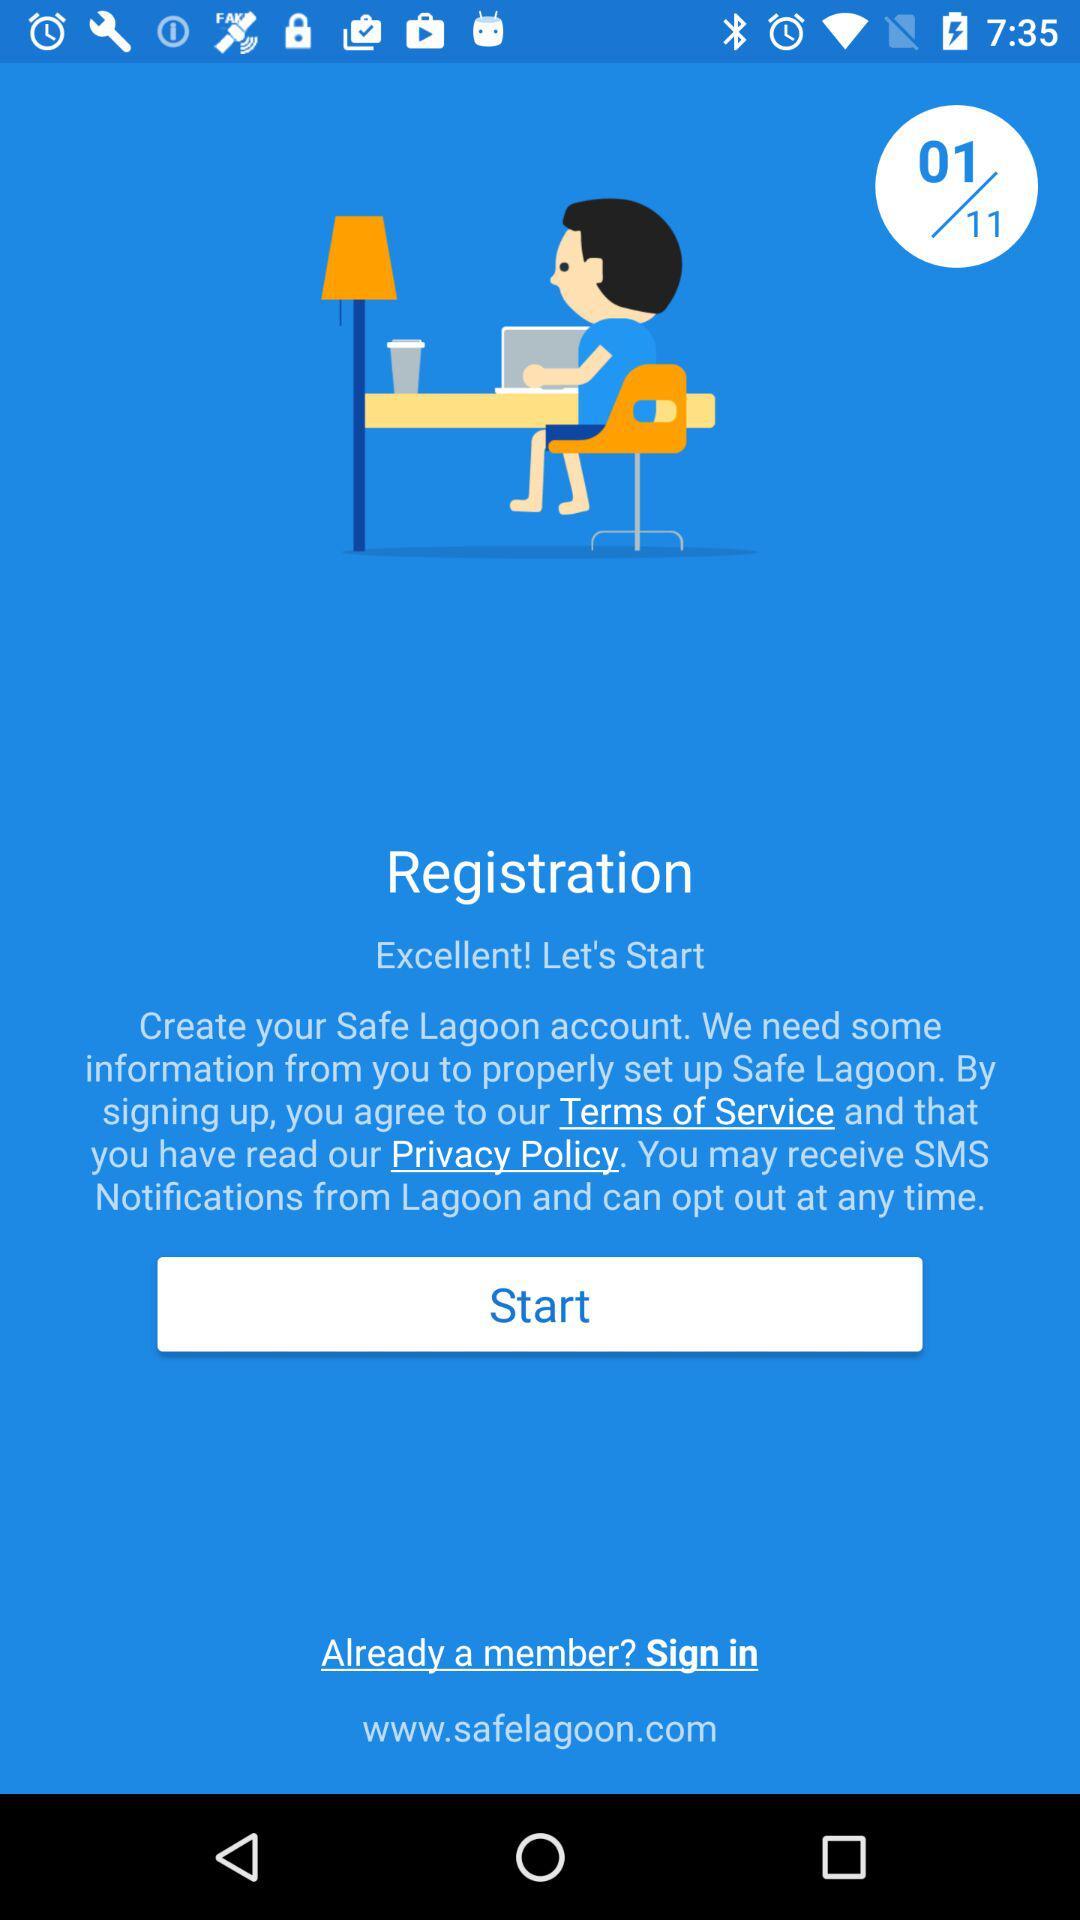 The height and width of the screenshot is (1920, 1080). What do you see at coordinates (538, 1651) in the screenshot?
I see `the icon above www.safelagoon.com item` at bounding box center [538, 1651].